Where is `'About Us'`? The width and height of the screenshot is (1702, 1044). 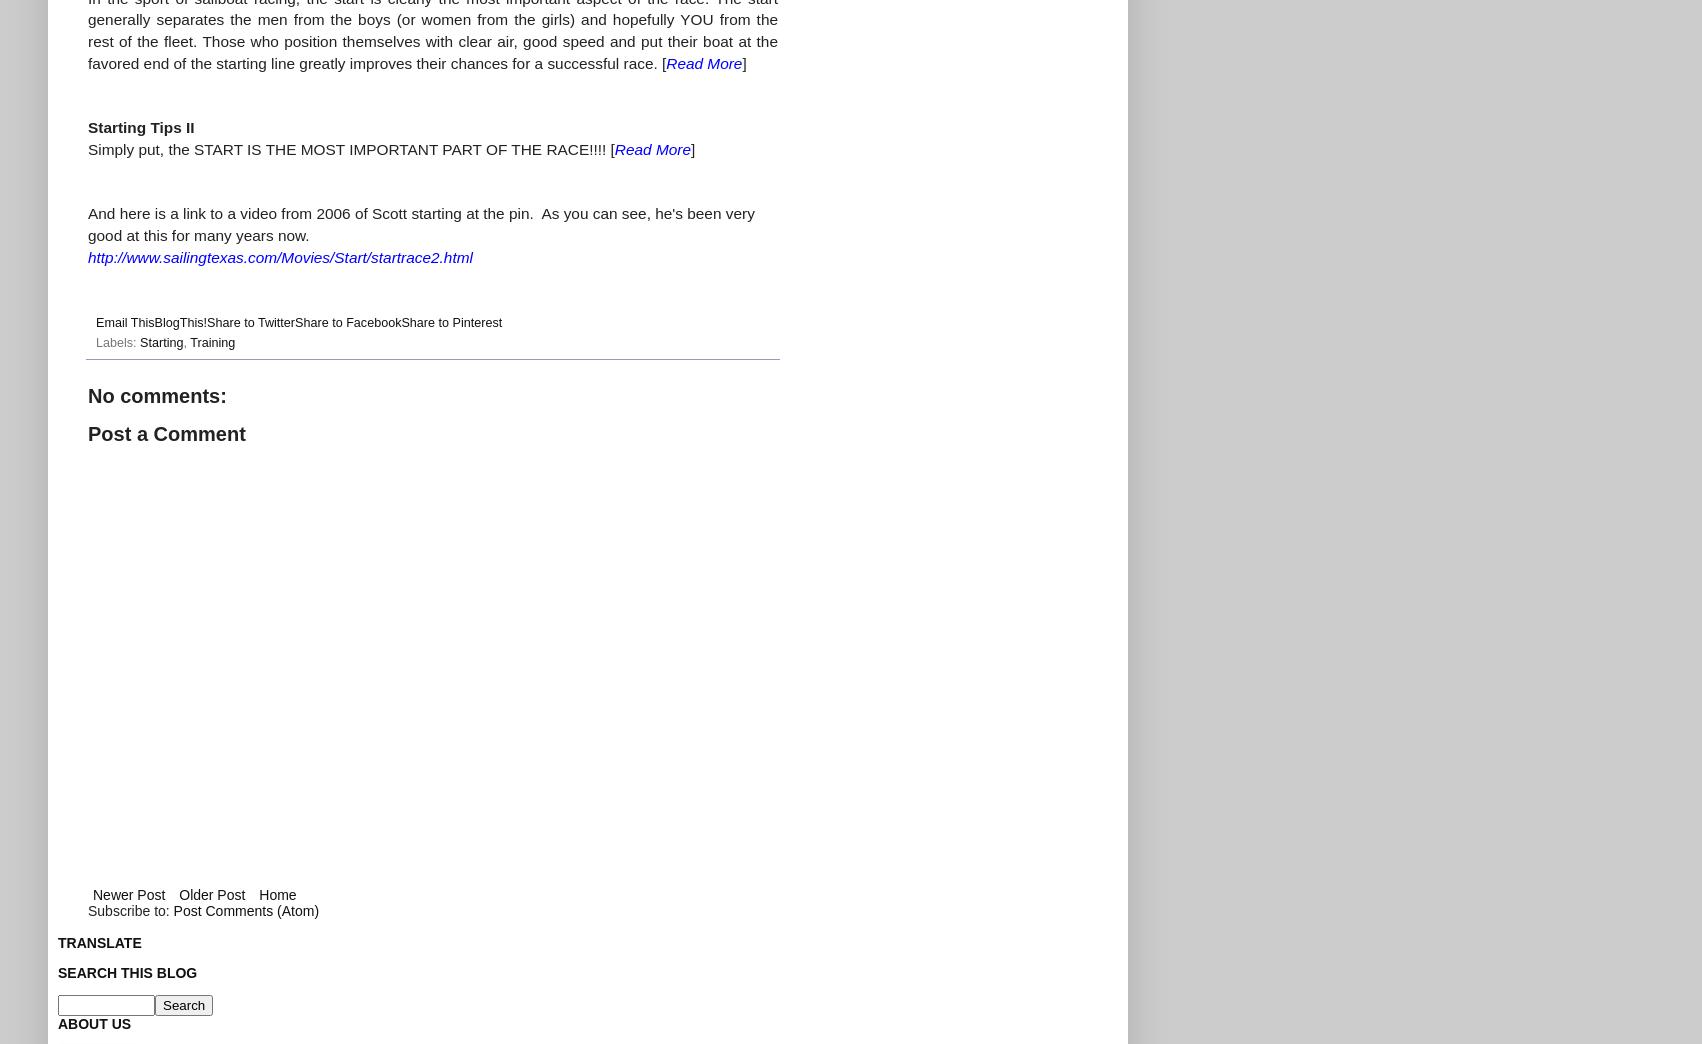 'About Us' is located at coordinates (58, 1023).